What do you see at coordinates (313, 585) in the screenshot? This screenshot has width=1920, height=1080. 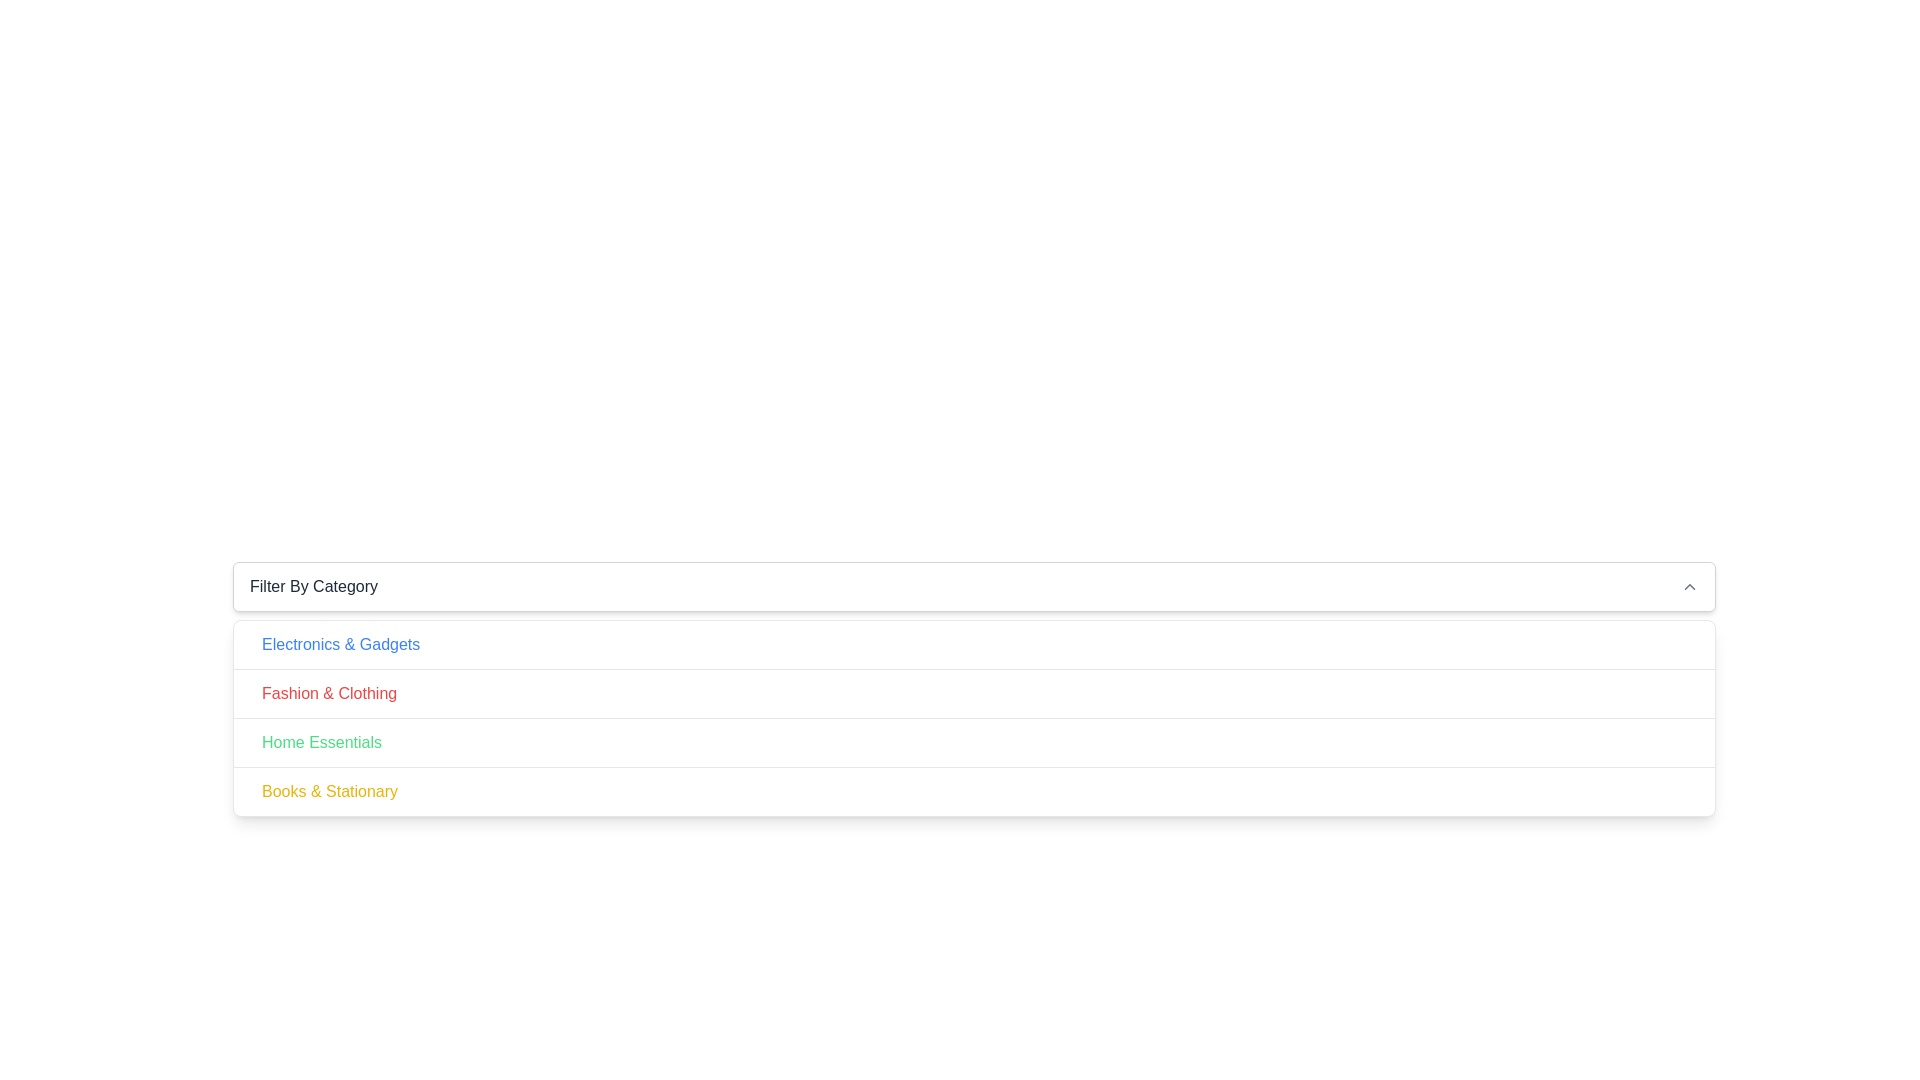 I see `the Text label that serves as a title for the dropdown menu, providing context for filtering items by category` at bounding box center [313, 585].